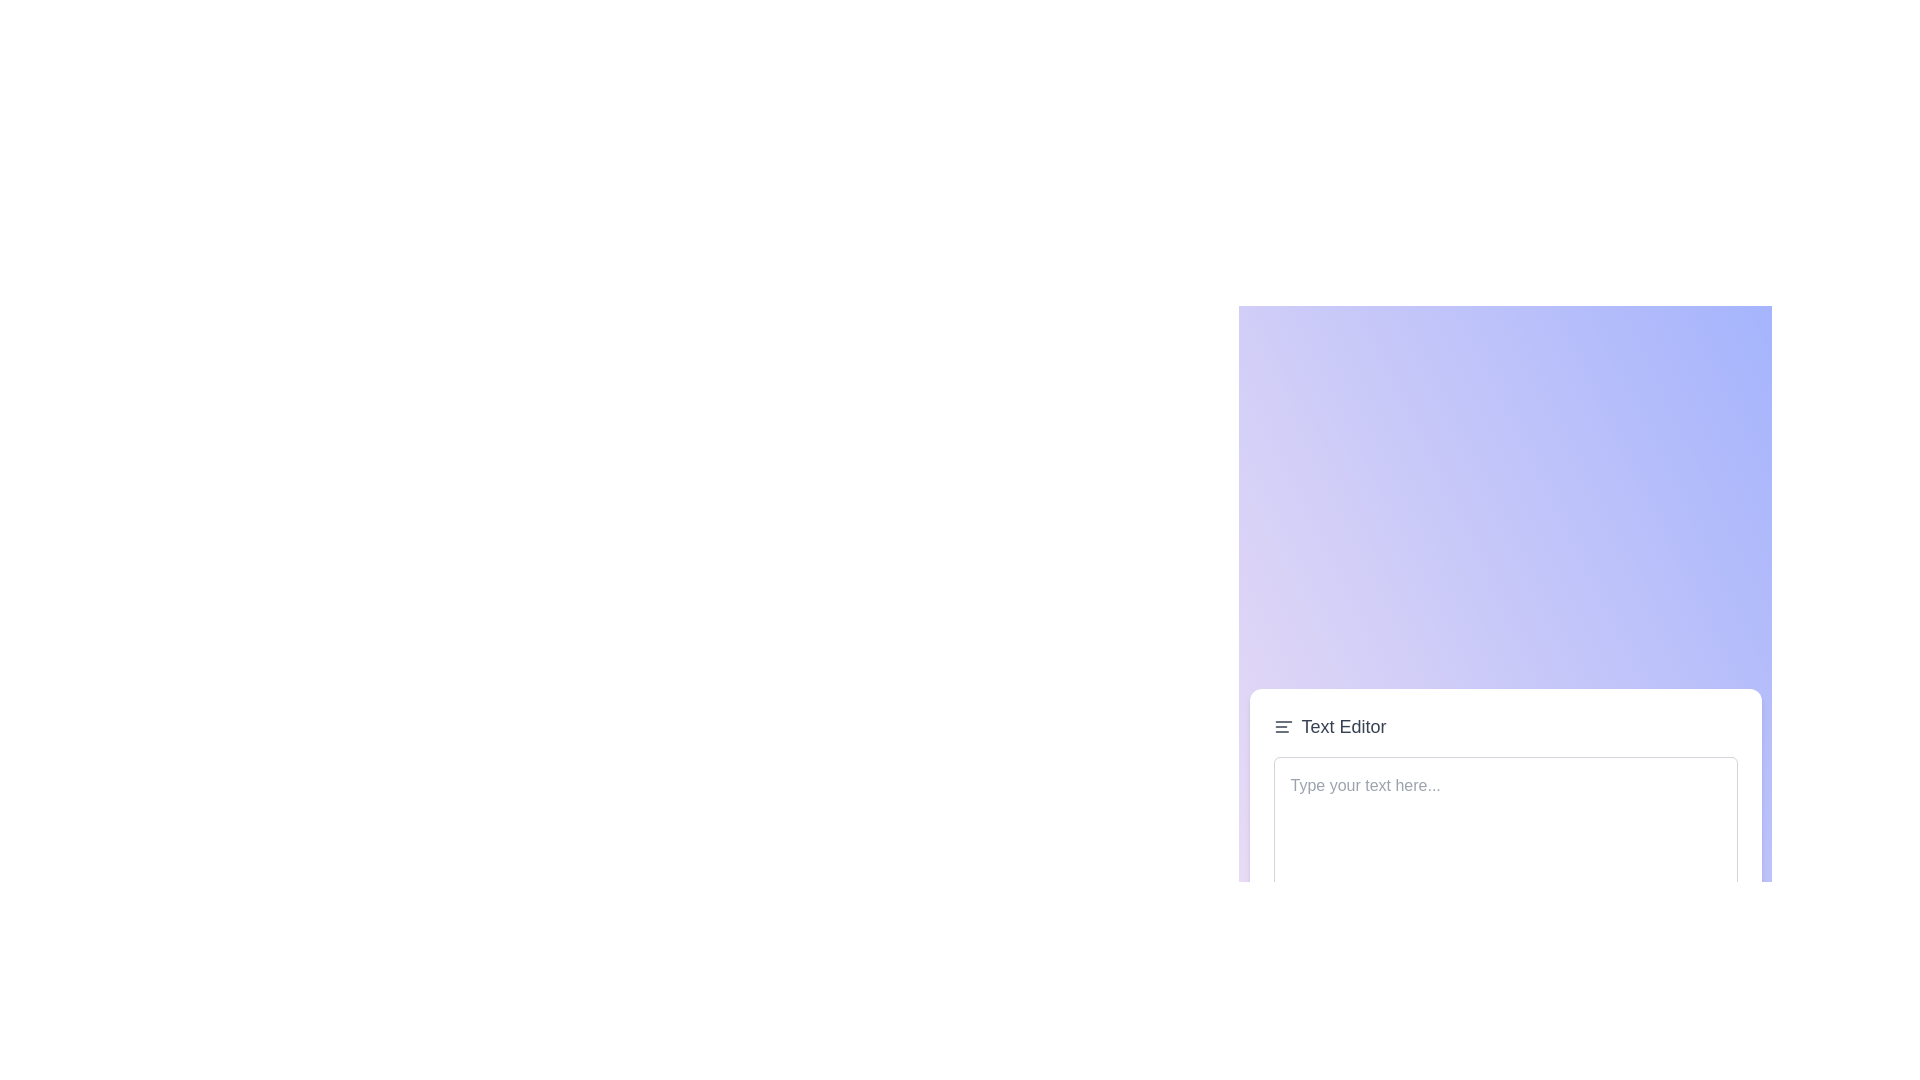  Describe the element at coordinates (1283, 726) in the screenshot. I see `the graphical icon resembling three horizontal lines, located at the top-left corner of the 'Text Editor' header, which serves as a visual indicator for the section` at that location.